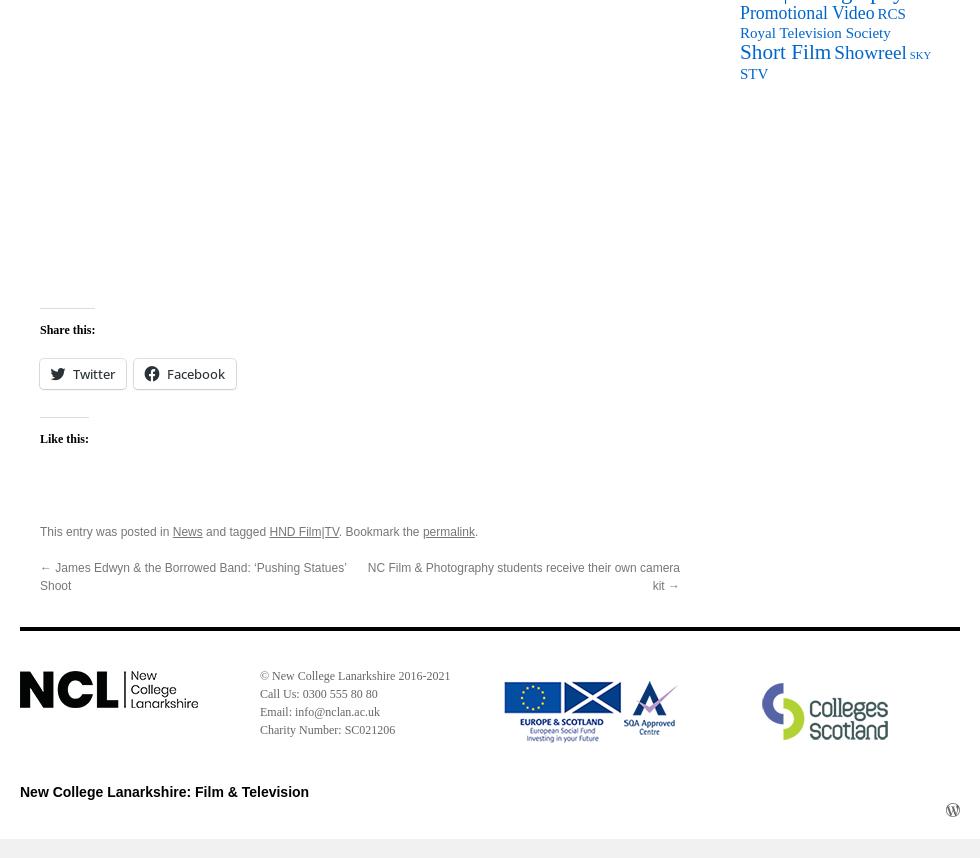 The width and height of the screenshot is (980, 858). What do you see at coordinates (754, 72) in the screenshot?
I see `'STV'` at bounding box center [754, 72].